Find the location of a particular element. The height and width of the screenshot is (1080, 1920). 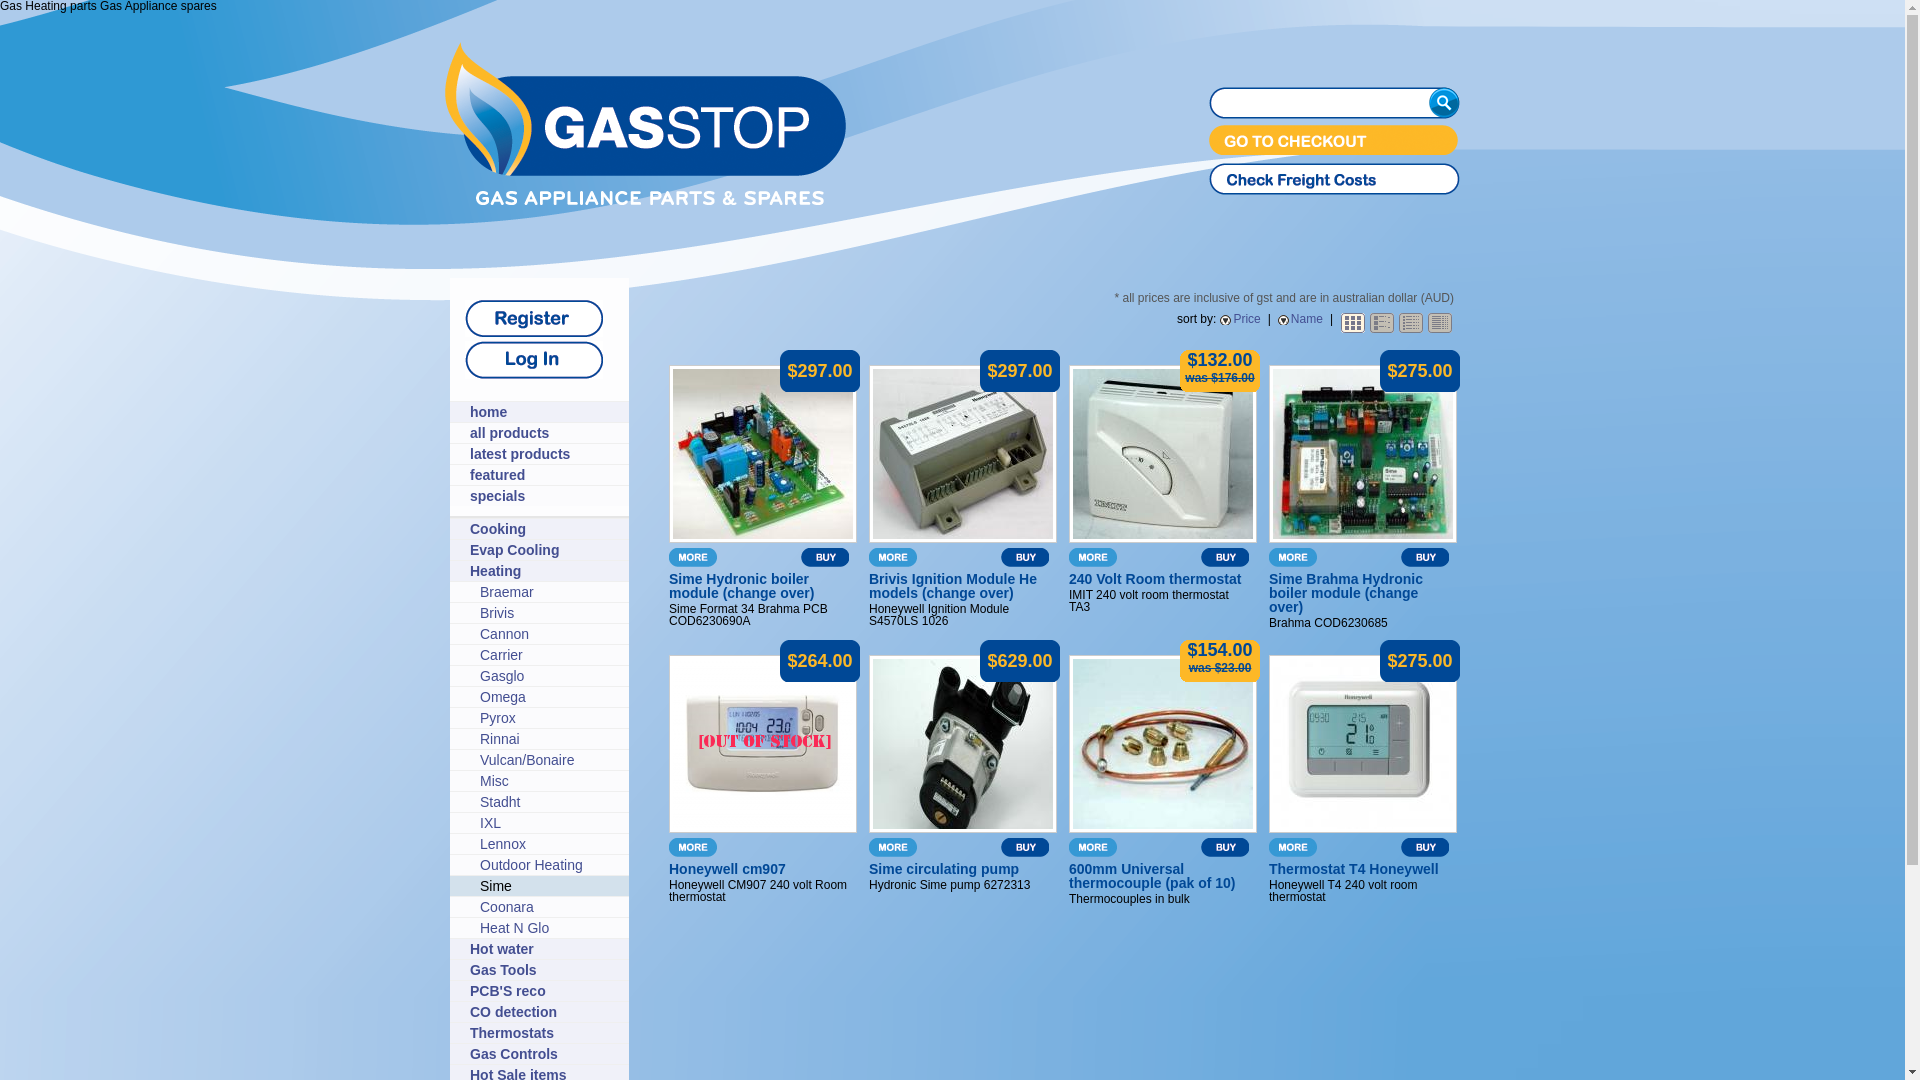

'Coonara' is located at coordinates (549, 906).